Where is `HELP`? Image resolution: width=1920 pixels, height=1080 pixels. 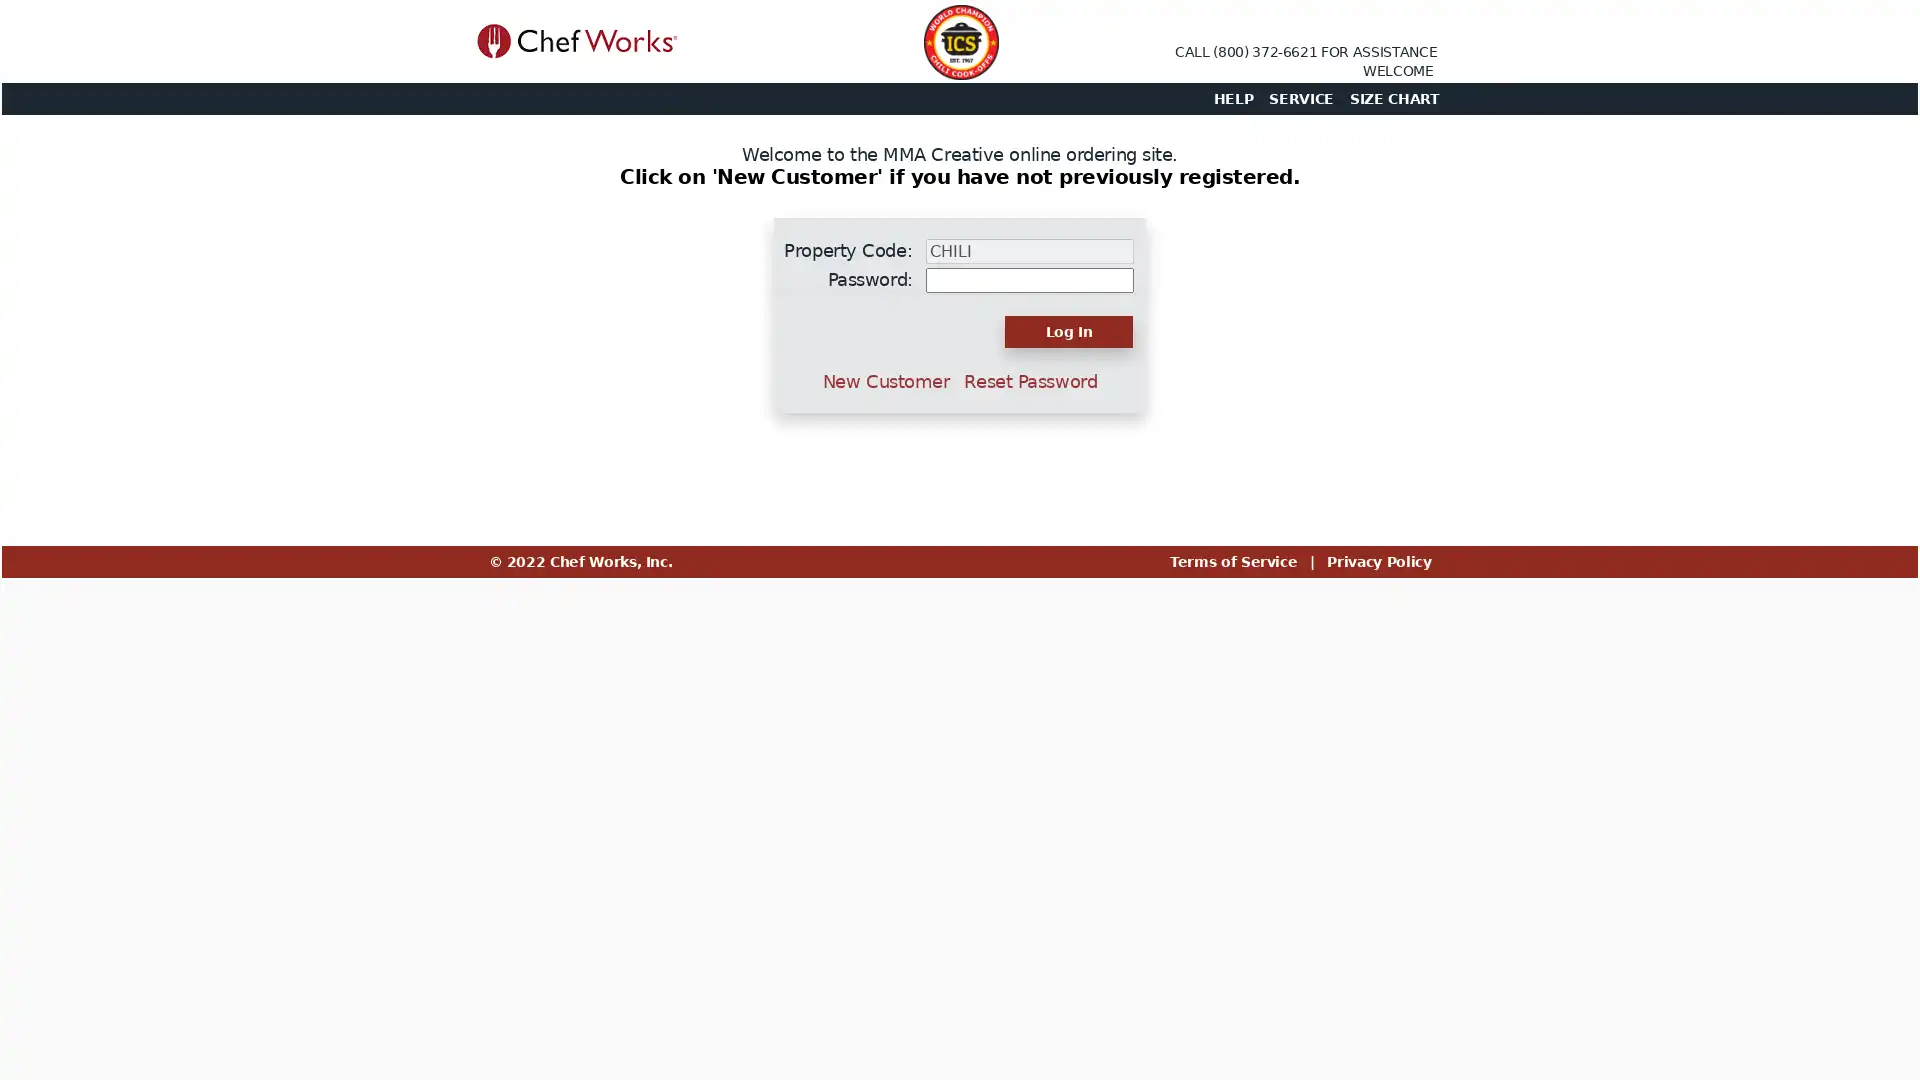
HELP is located at coordinates (1232, 99).